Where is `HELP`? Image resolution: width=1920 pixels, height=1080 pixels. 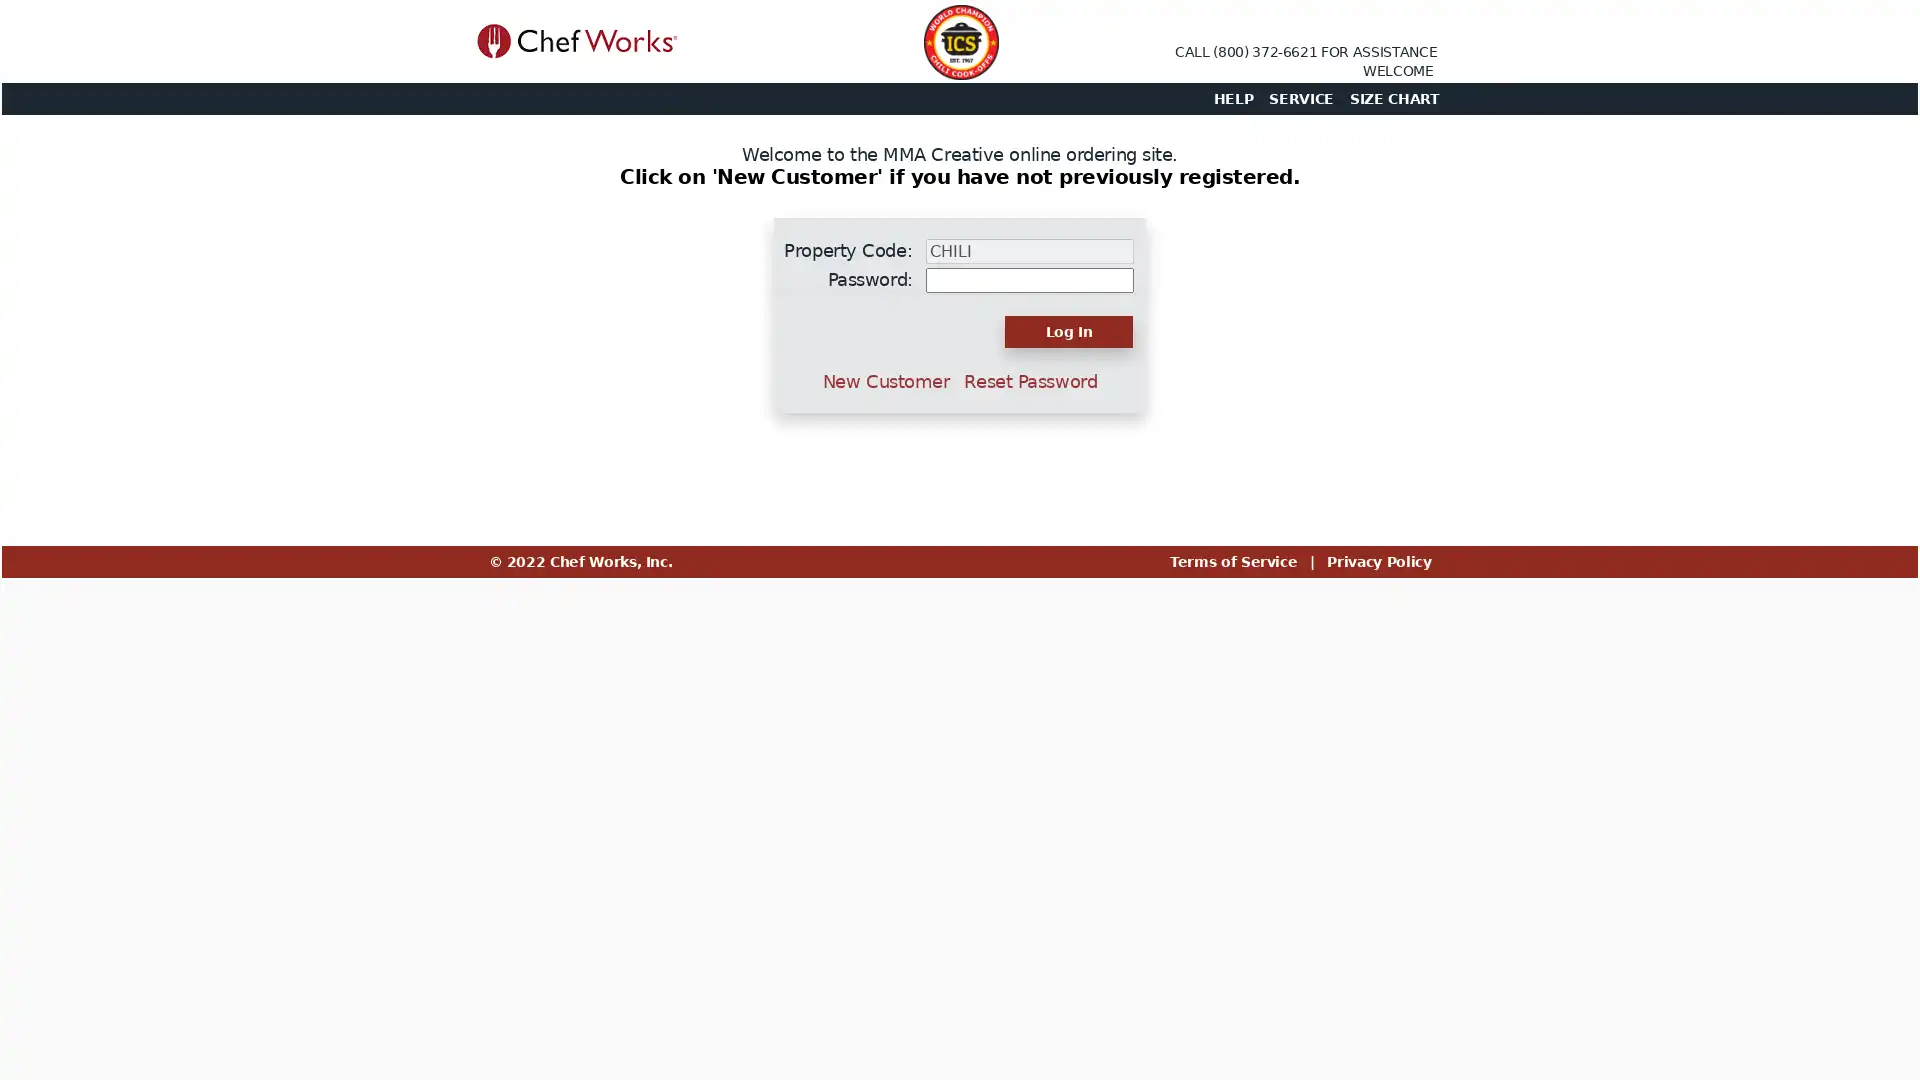
HELP is located at coordinates (1232, 99).